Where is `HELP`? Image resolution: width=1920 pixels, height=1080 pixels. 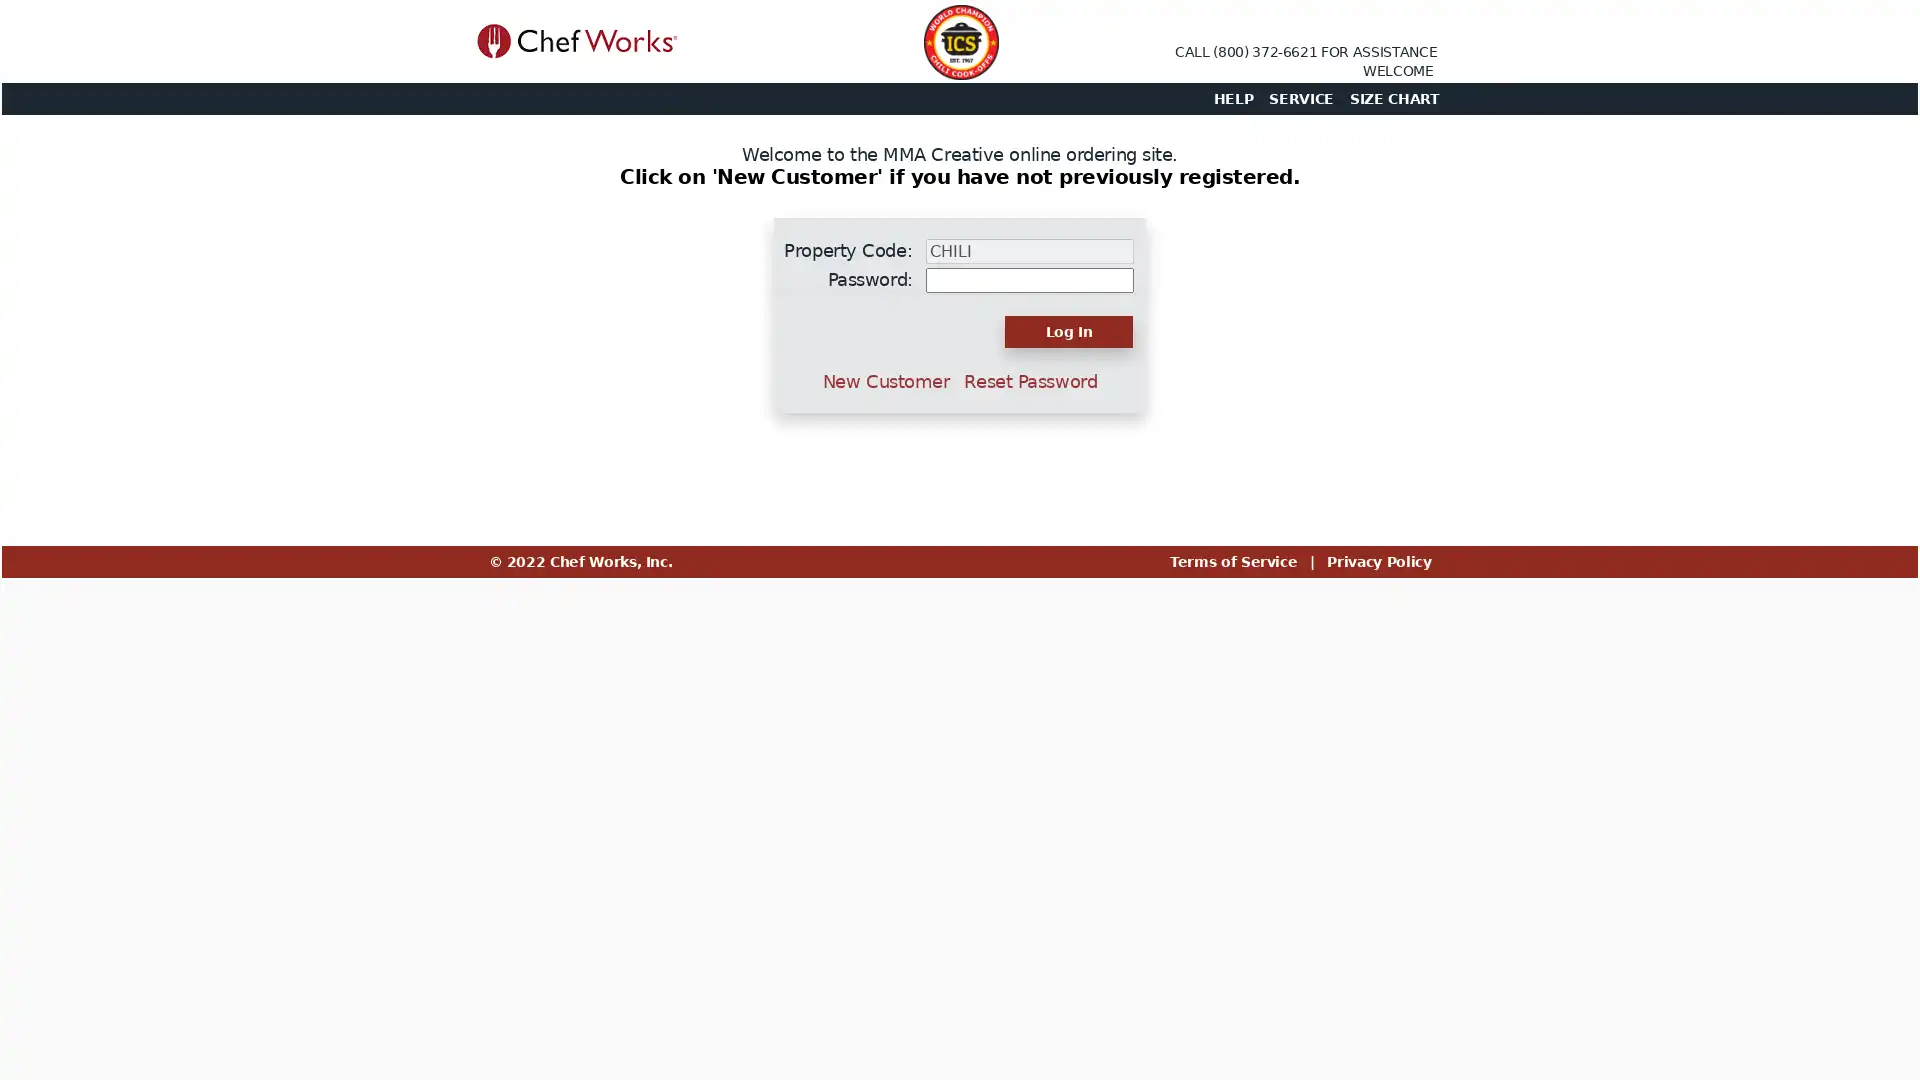
HELP is located at coordinates (1232, 99).